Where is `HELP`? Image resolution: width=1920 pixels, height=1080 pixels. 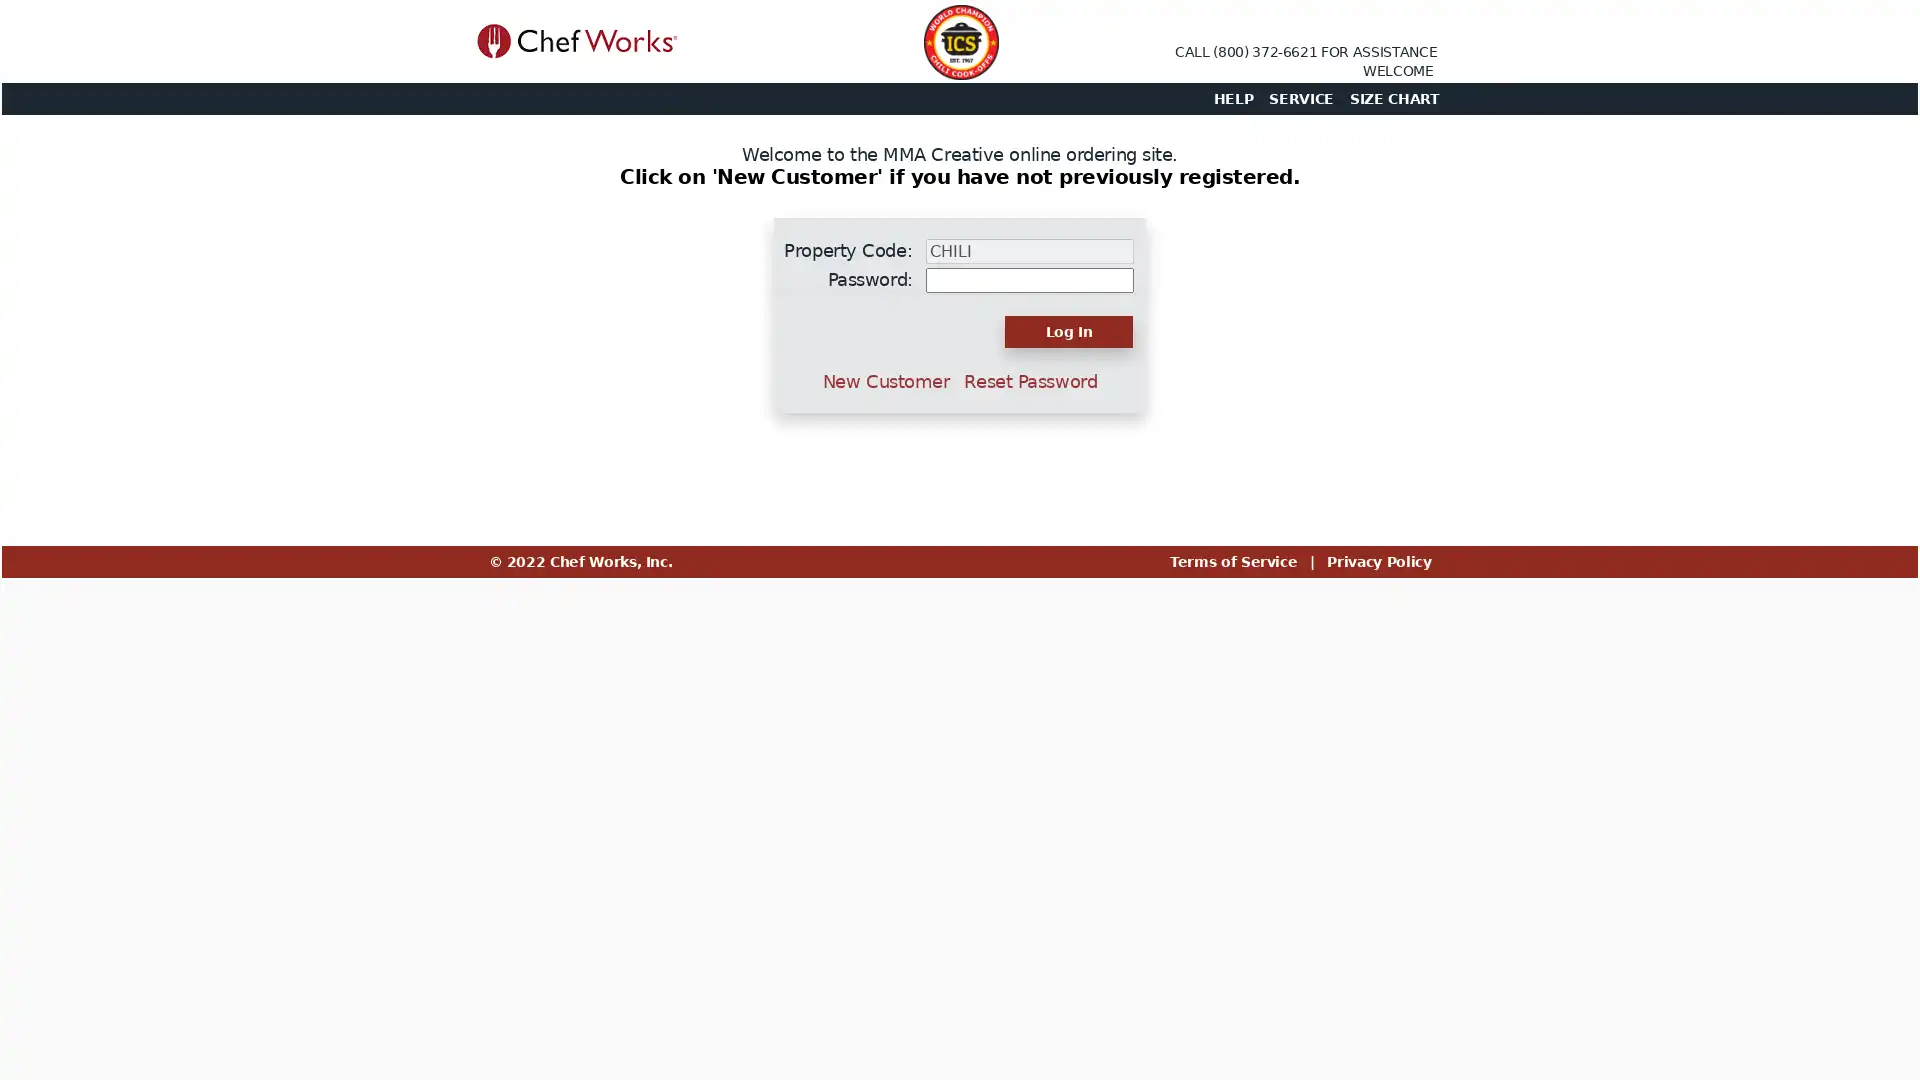
HELP is located at coordinates (1232, 99).